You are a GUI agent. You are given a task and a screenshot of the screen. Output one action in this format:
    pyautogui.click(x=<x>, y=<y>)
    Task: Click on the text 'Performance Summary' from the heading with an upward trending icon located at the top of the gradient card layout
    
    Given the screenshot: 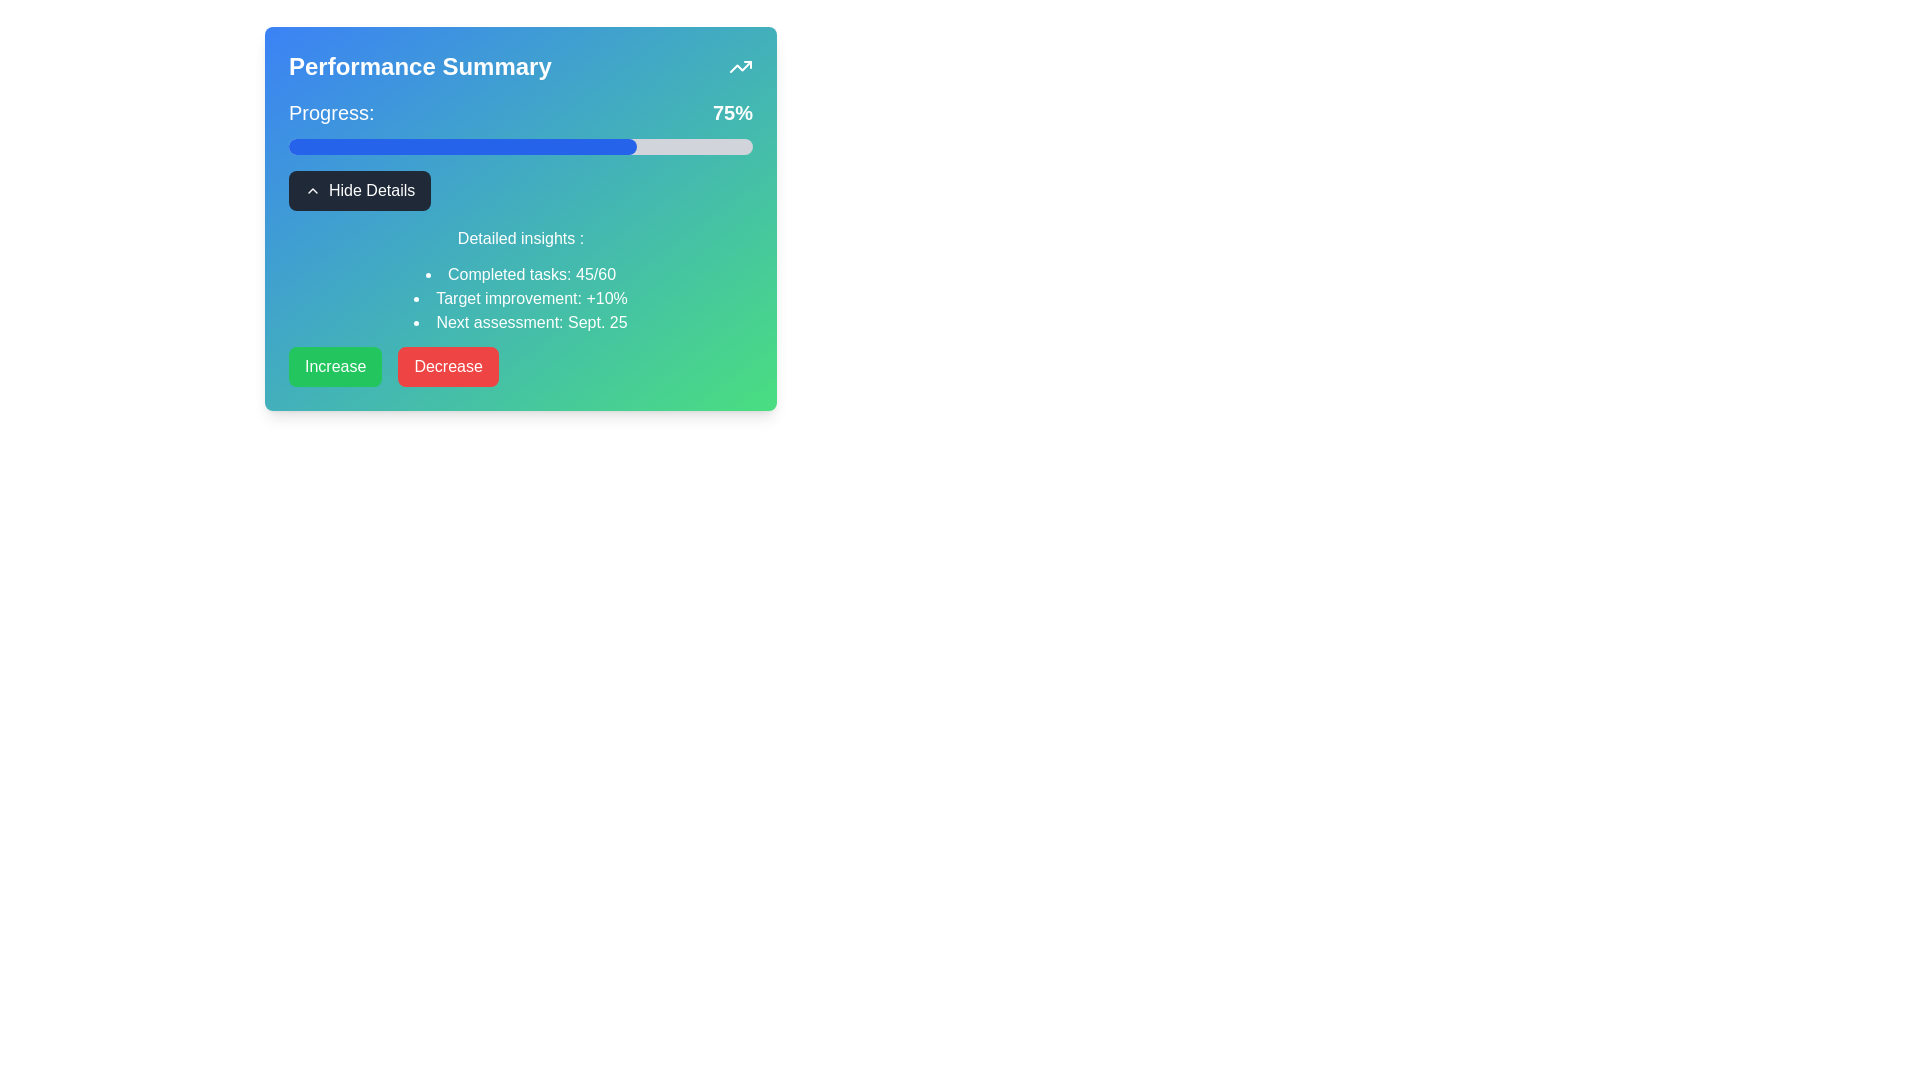 What is the action you would take?
    pyautogui.click(x=521, y=65)
    